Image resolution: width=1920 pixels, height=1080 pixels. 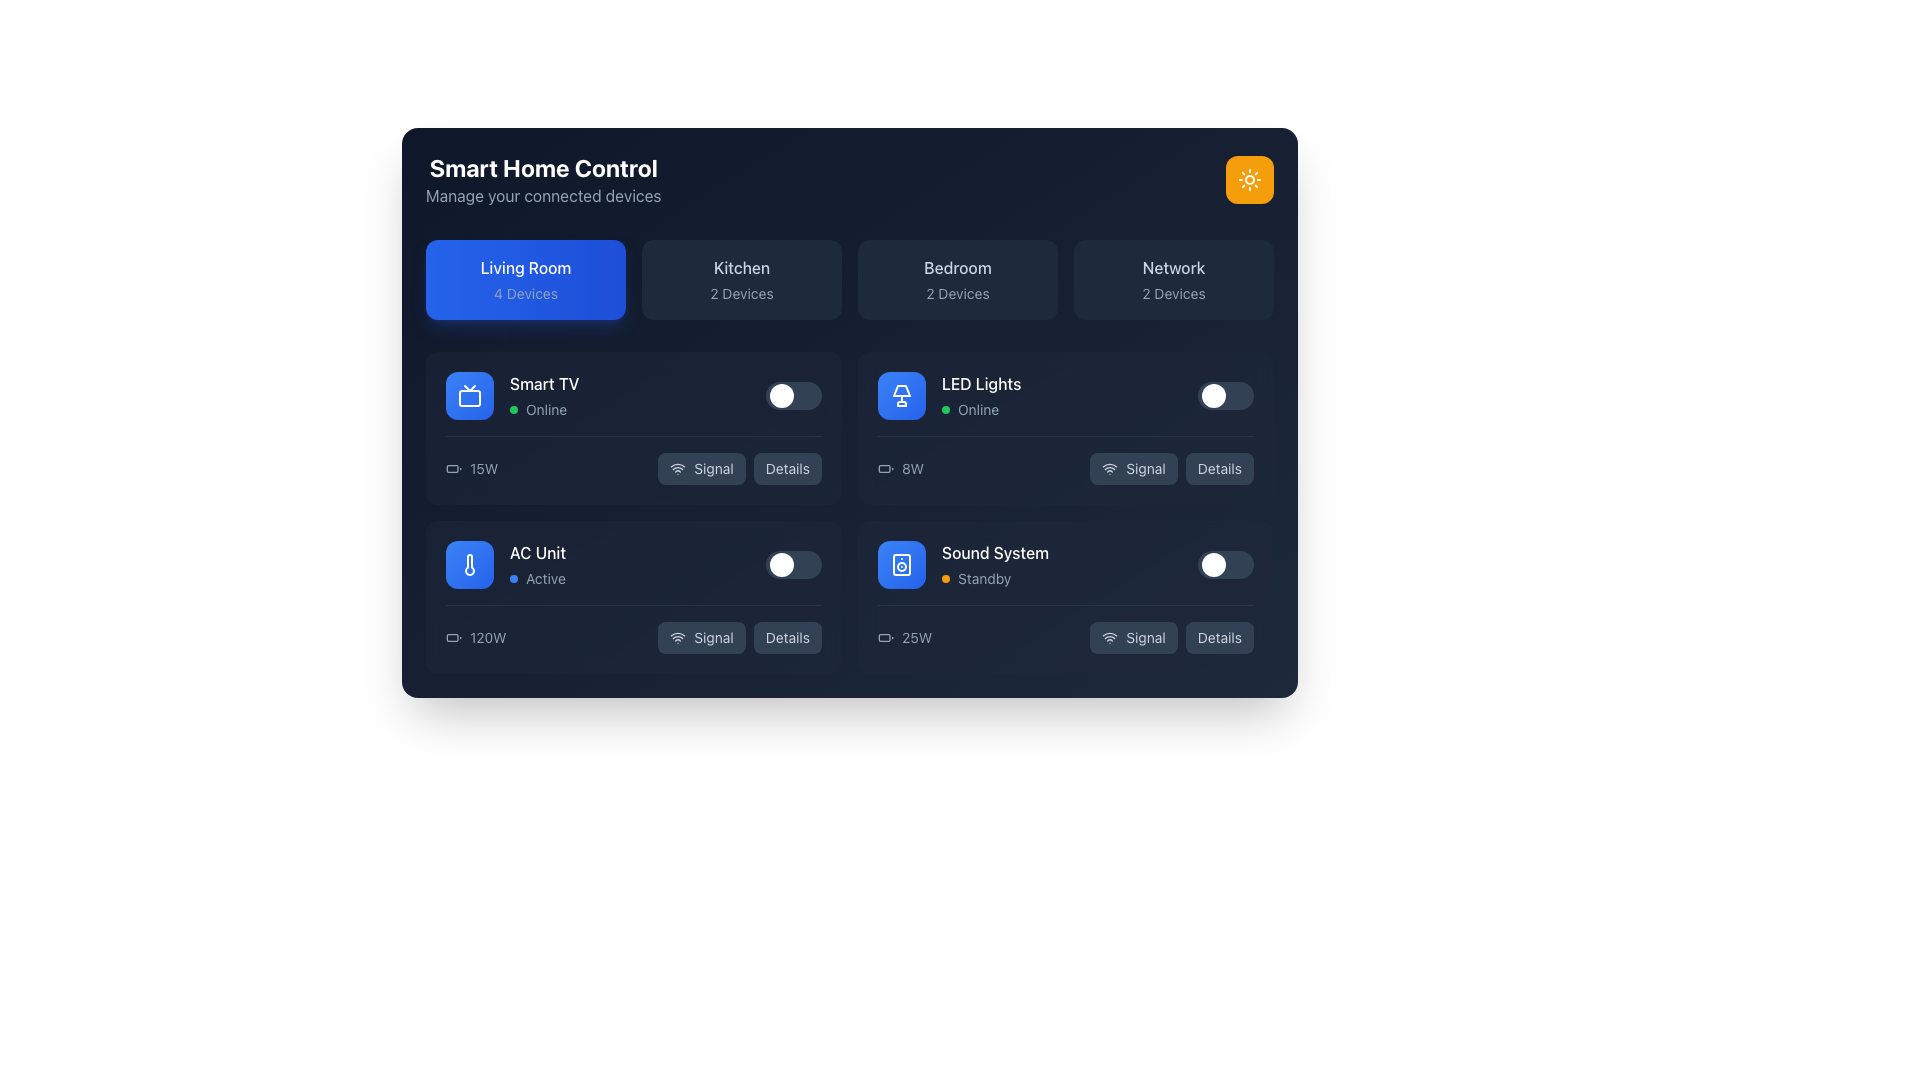 What do you see at coordinates (1064, 637) in the screenshot?
I see `the informational row displaying the power usage of 25 watts for the Sound System` at bounding box center [1064, 637].